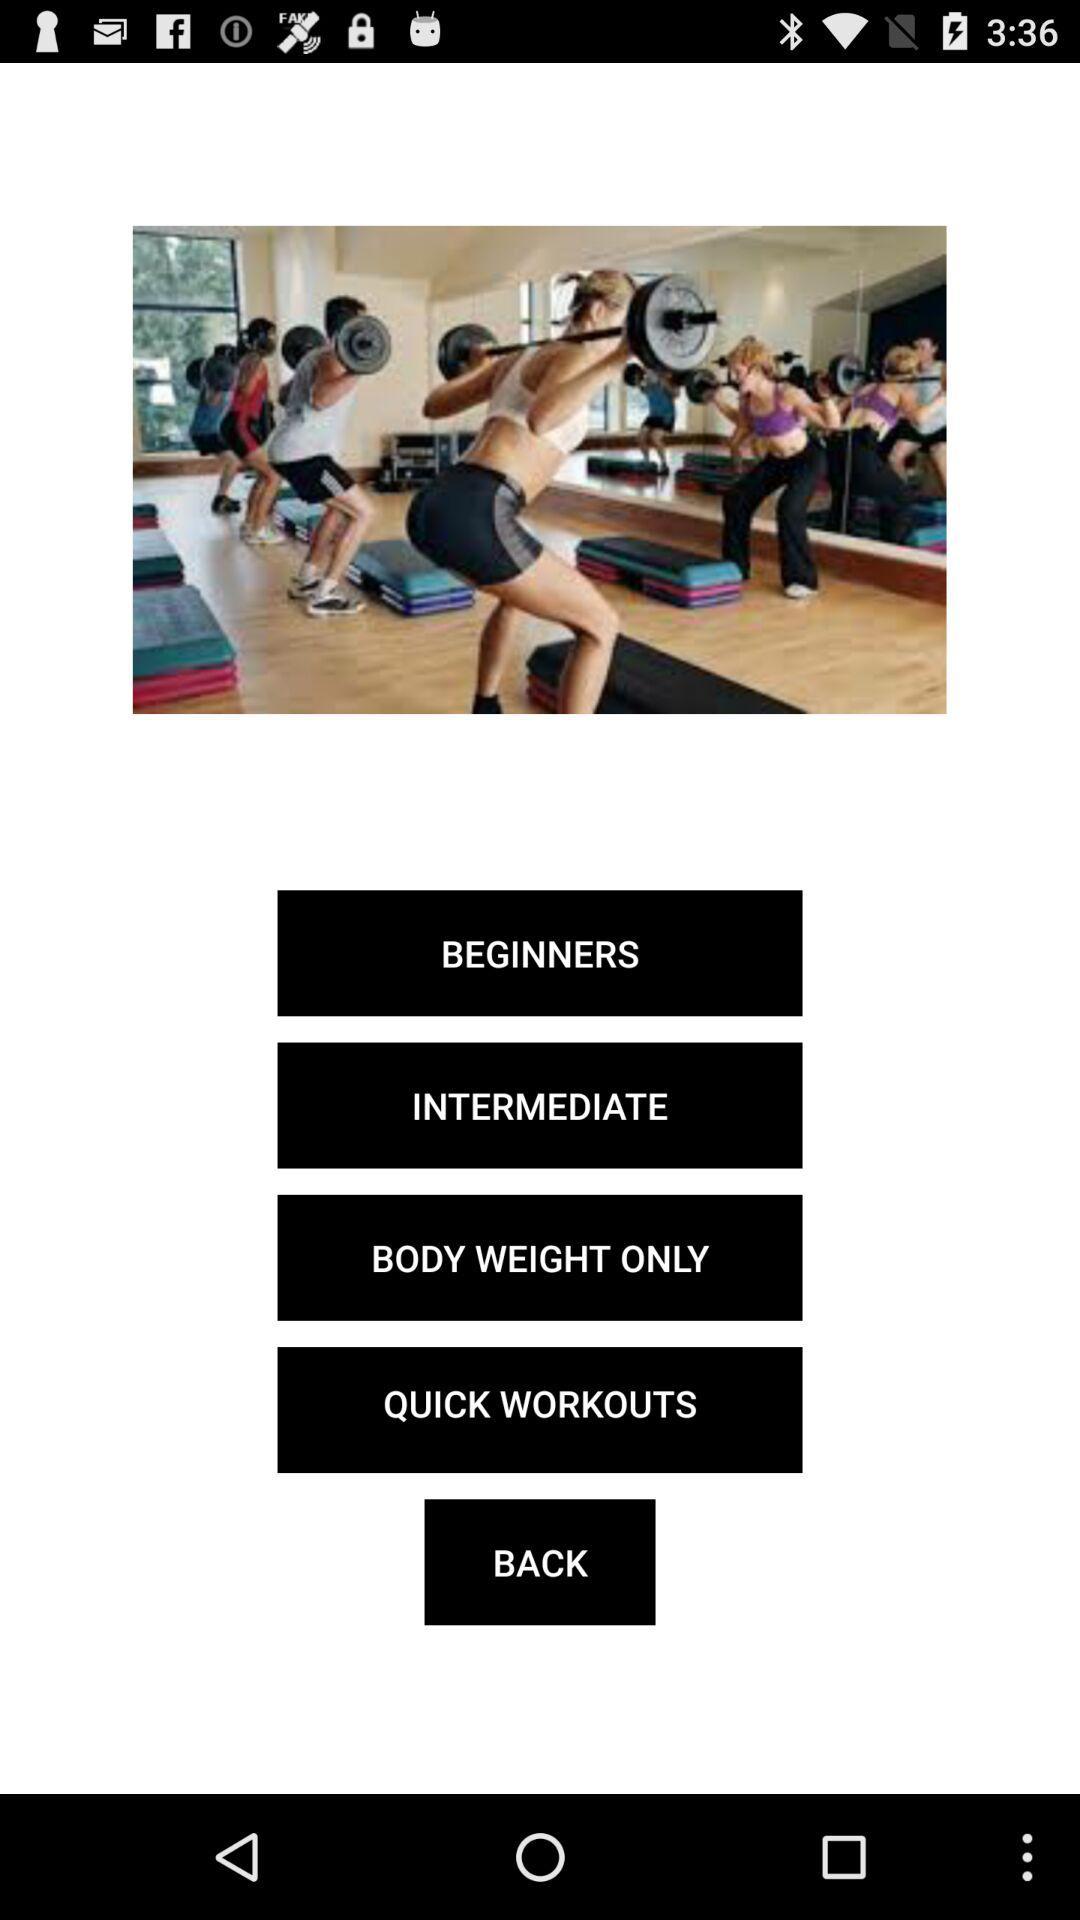  I want to click on the item below intermediate, so click(540, 1256).